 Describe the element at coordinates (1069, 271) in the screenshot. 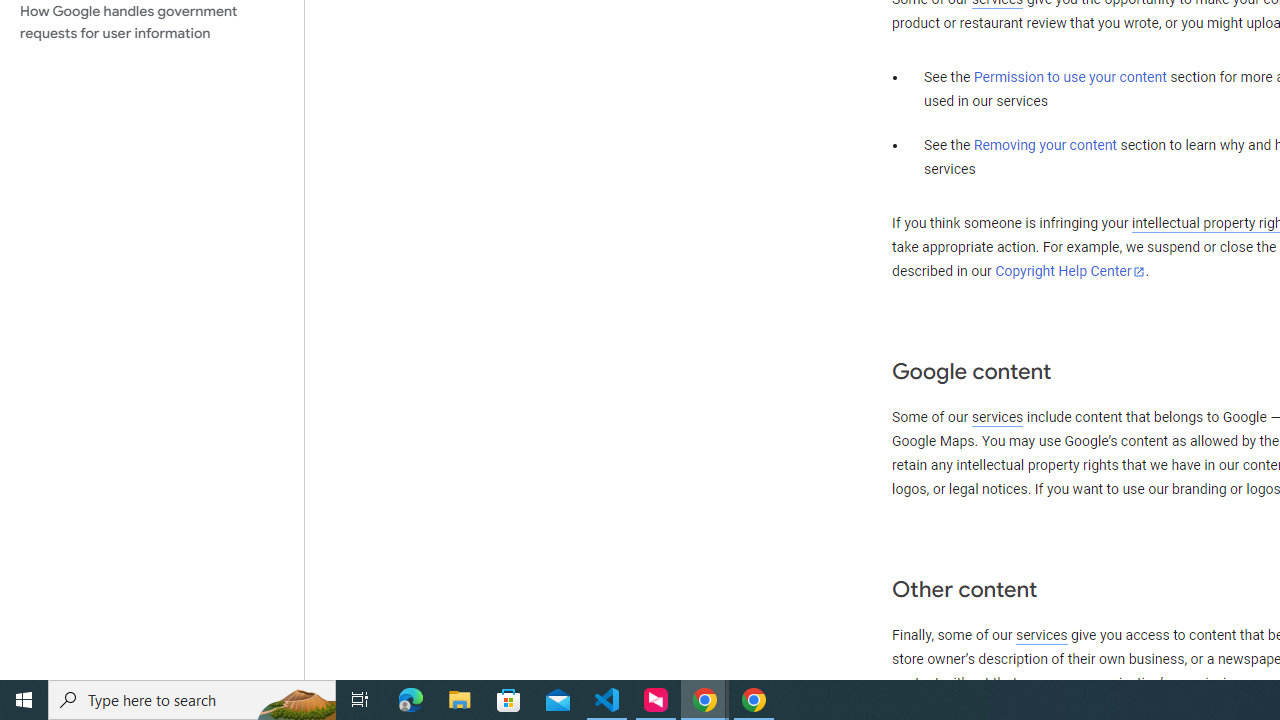

I see `'Copyright Help Center'` at that location.